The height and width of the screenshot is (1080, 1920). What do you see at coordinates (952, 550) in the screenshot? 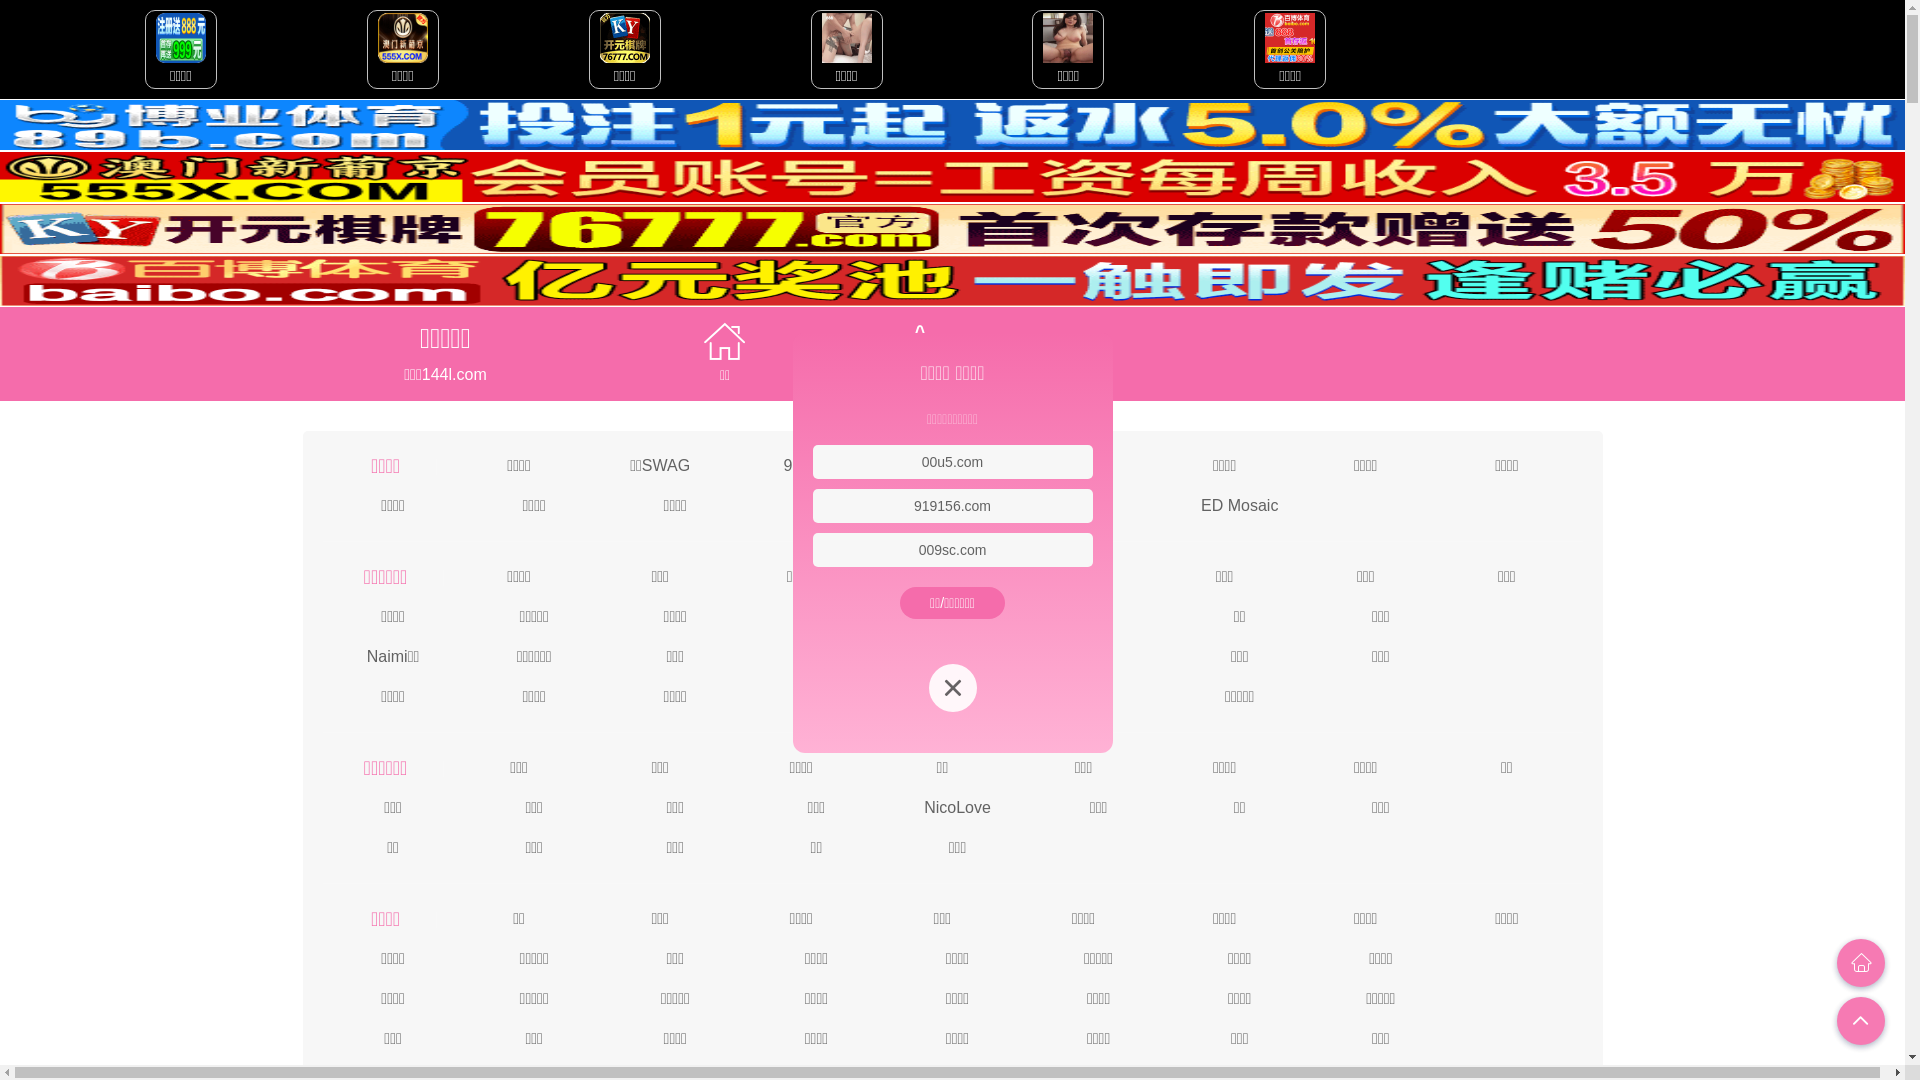
I see `'009sc.com'` at bounding box center [952, 550].